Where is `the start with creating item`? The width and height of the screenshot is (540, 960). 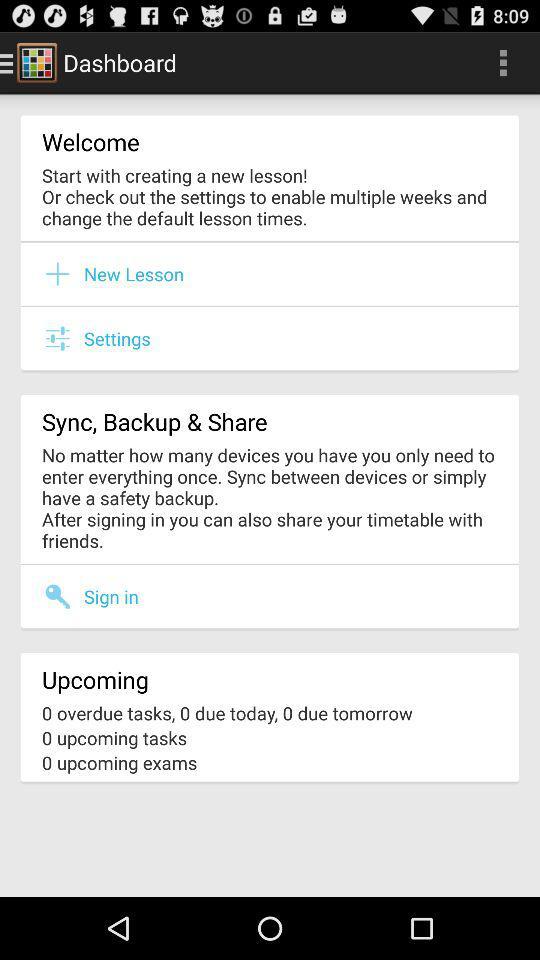
the start with creating item is located at coordinates (270, 196).